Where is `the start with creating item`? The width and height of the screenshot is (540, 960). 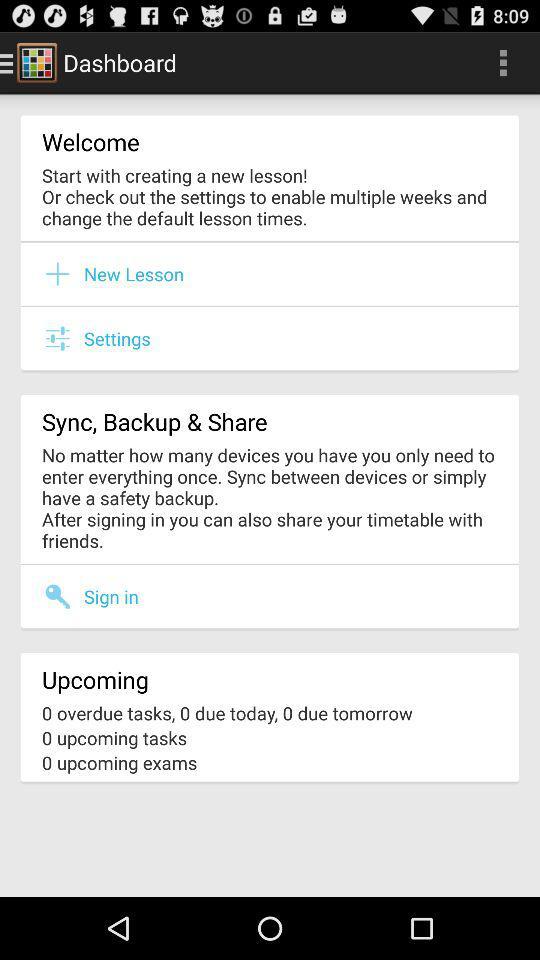
the start with creating item is located at coordinates (270, 196).